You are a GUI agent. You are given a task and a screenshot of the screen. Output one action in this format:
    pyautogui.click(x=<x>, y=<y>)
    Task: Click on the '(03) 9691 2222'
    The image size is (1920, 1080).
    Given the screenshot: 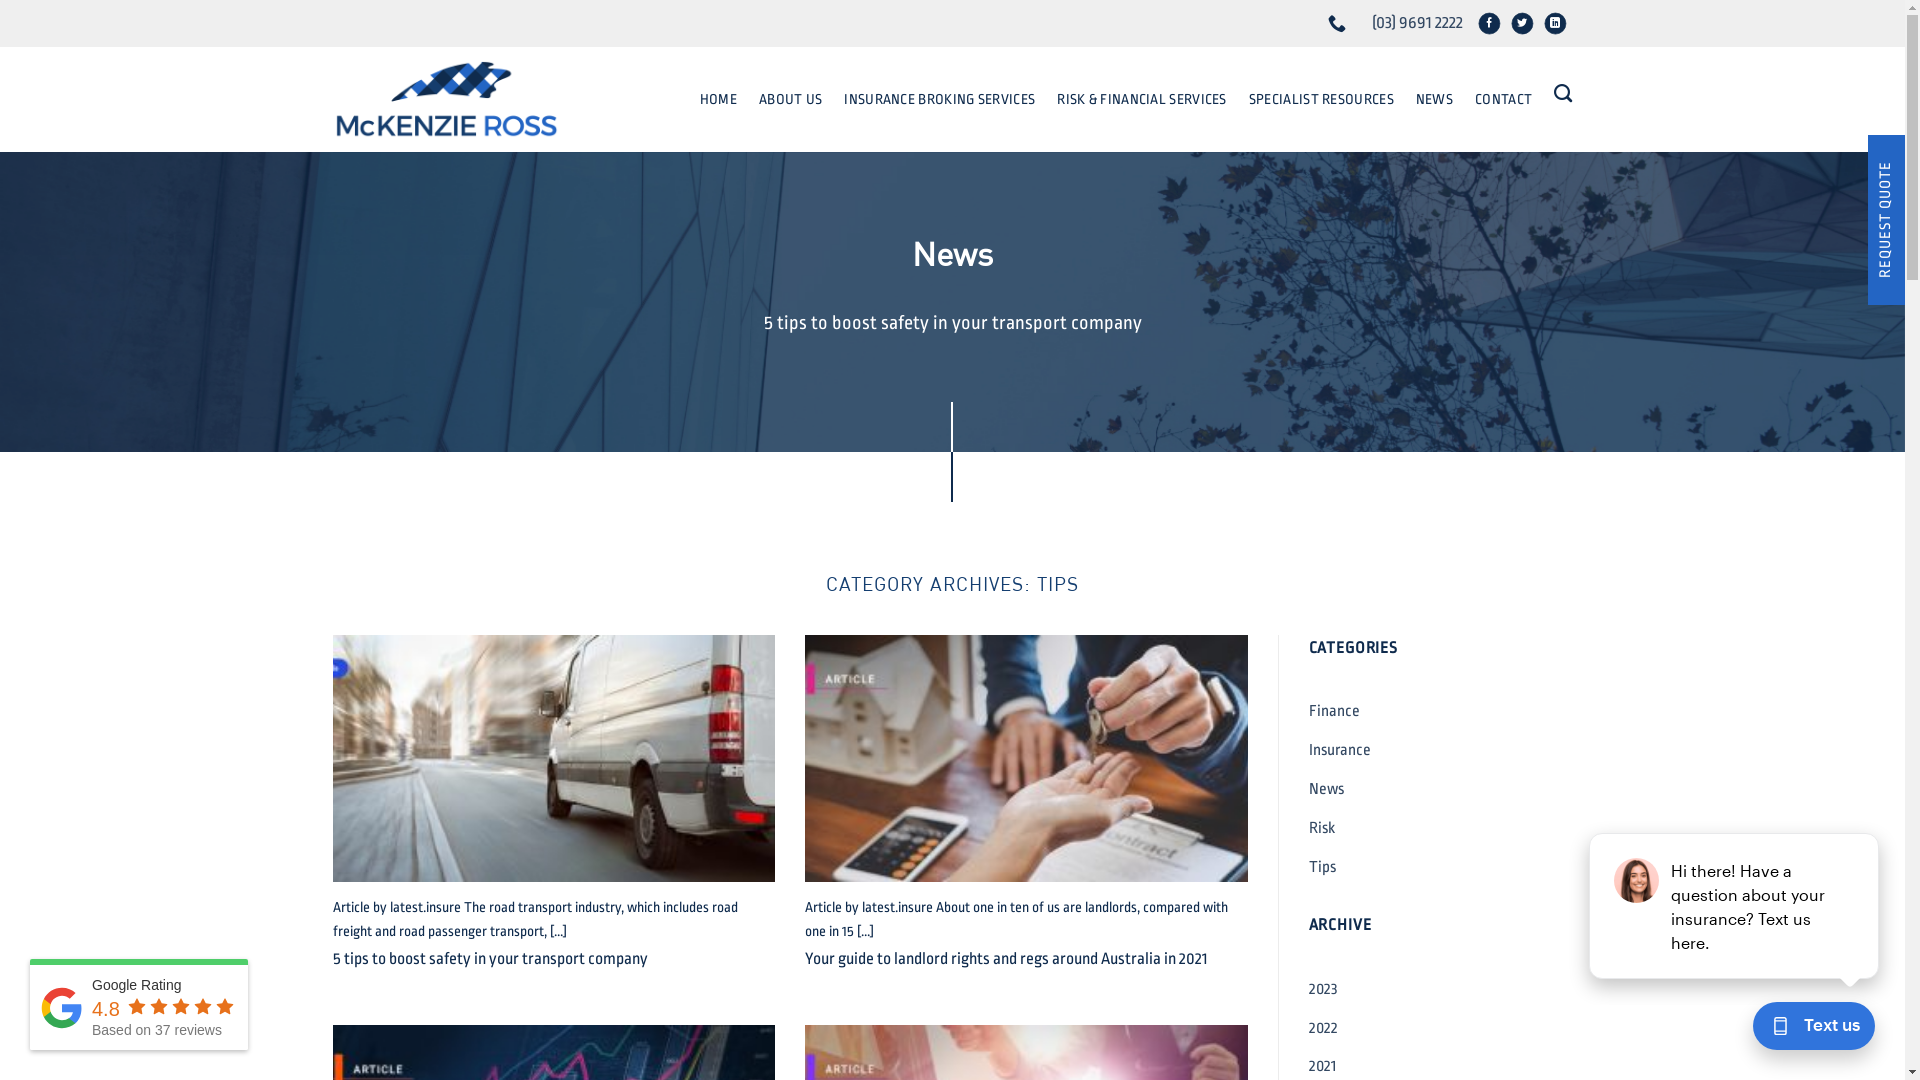 What is the action you would take?
    pyautogui.click(x=1339, y=23)
    